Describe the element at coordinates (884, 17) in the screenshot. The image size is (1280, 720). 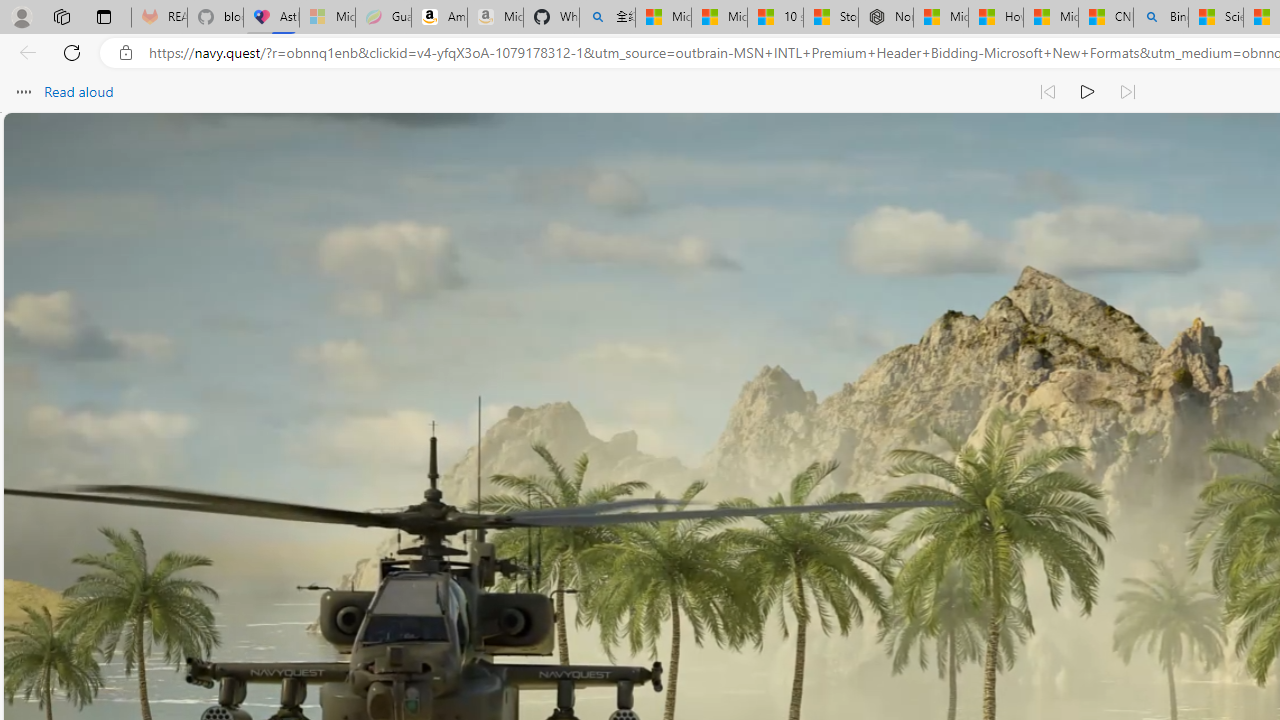
I see `'Nordace - Nordace Siena Is Not An Ordinary Backpack'` at that location.